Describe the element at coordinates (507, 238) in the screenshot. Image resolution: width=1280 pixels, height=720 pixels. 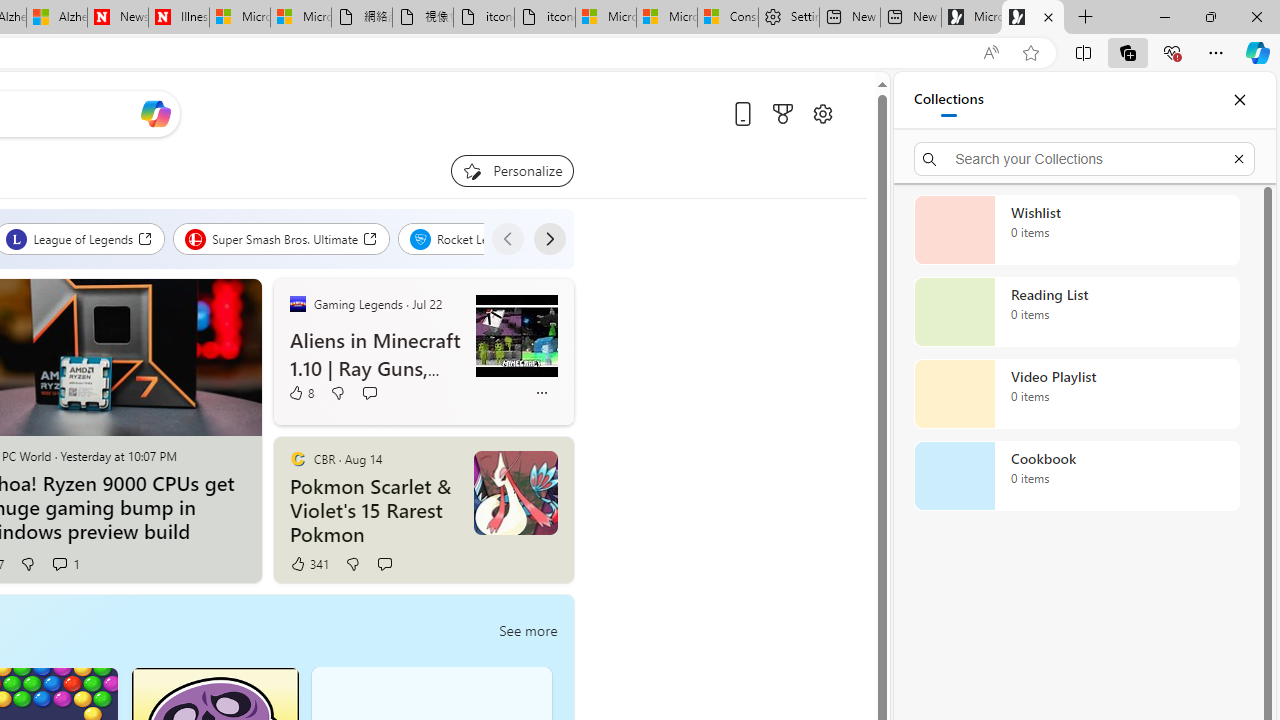
I see `'Previous'` at that location.